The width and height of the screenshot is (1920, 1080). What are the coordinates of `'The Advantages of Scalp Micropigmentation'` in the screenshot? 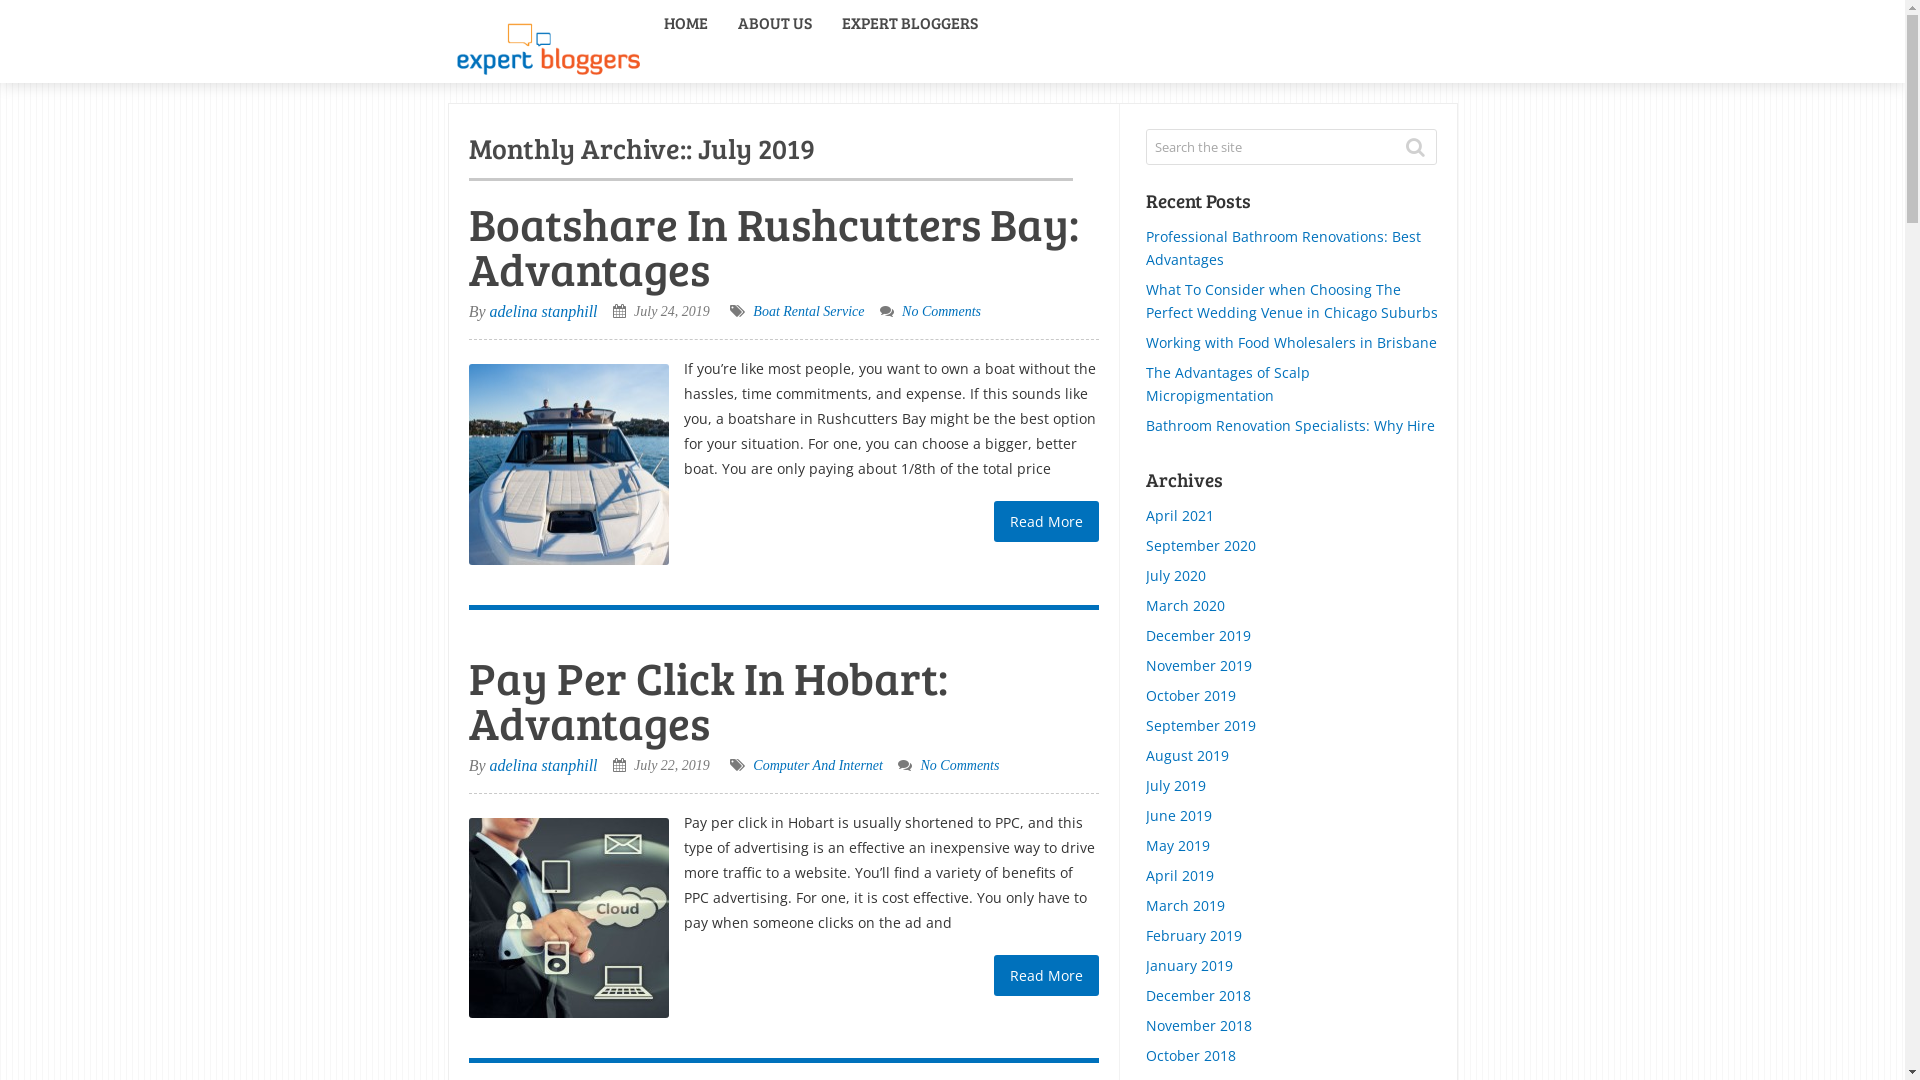 It's located at (1227, 384).